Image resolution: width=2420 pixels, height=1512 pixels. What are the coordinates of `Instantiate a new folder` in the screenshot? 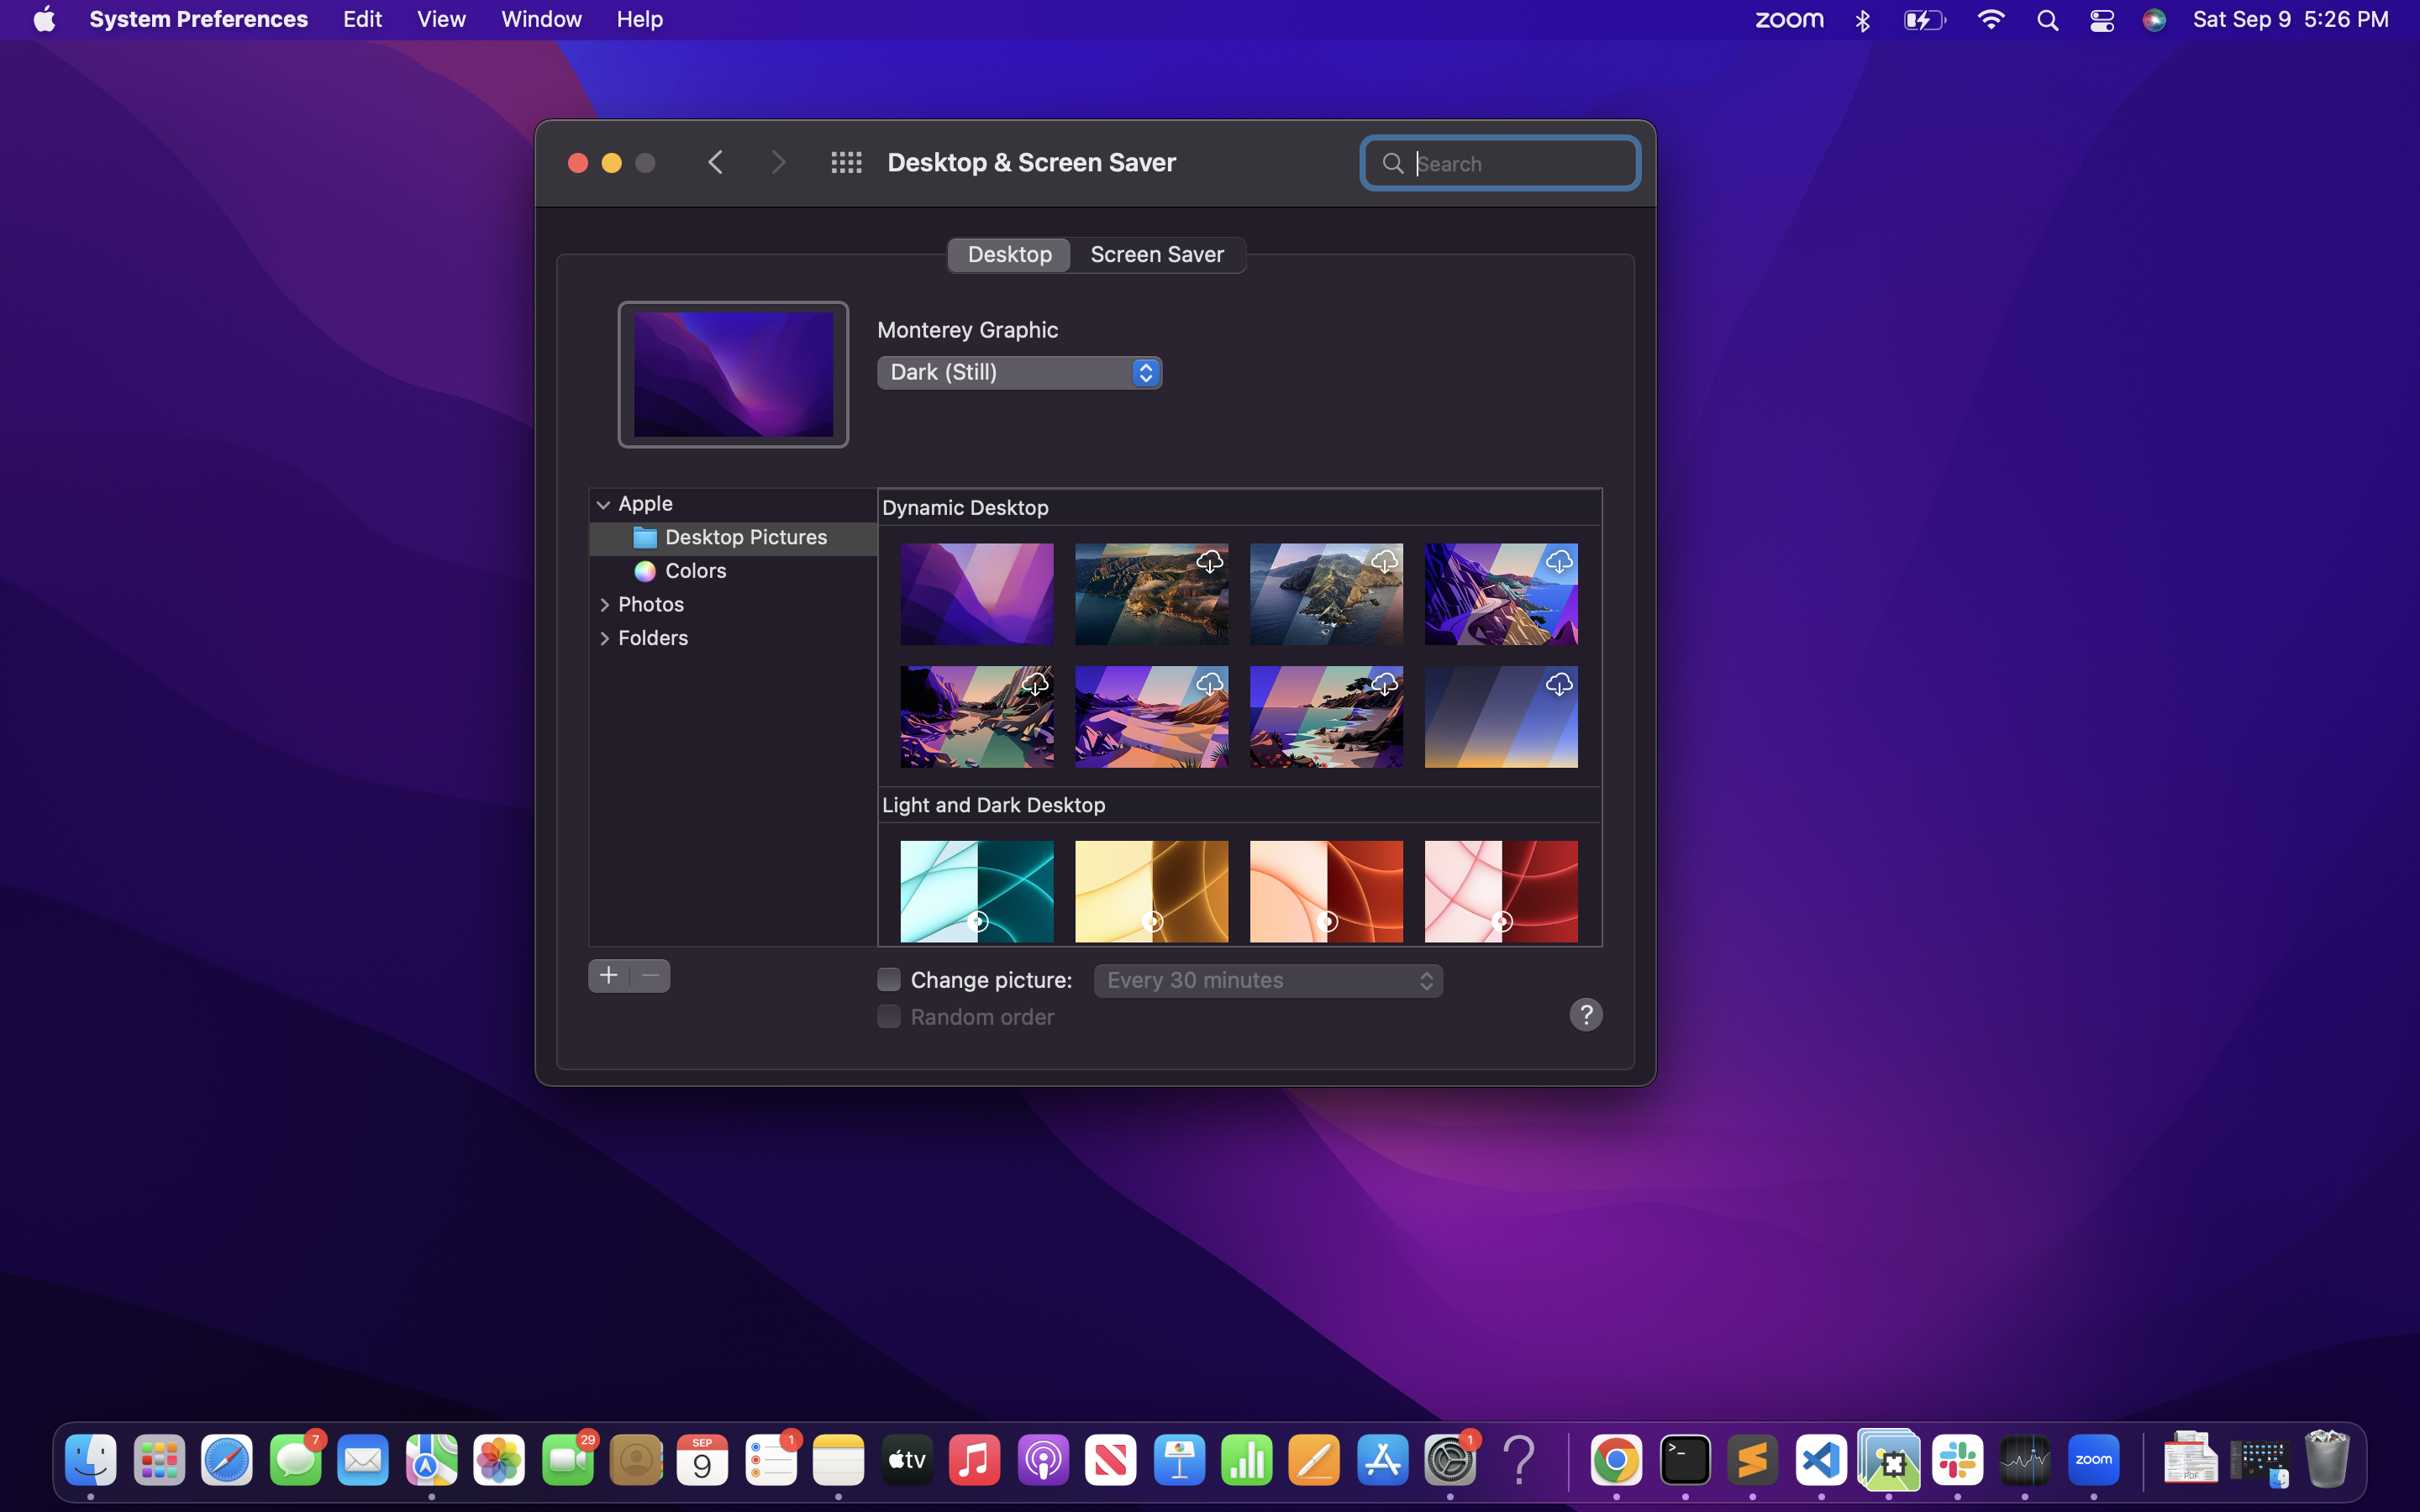 It's located at (612, 974).